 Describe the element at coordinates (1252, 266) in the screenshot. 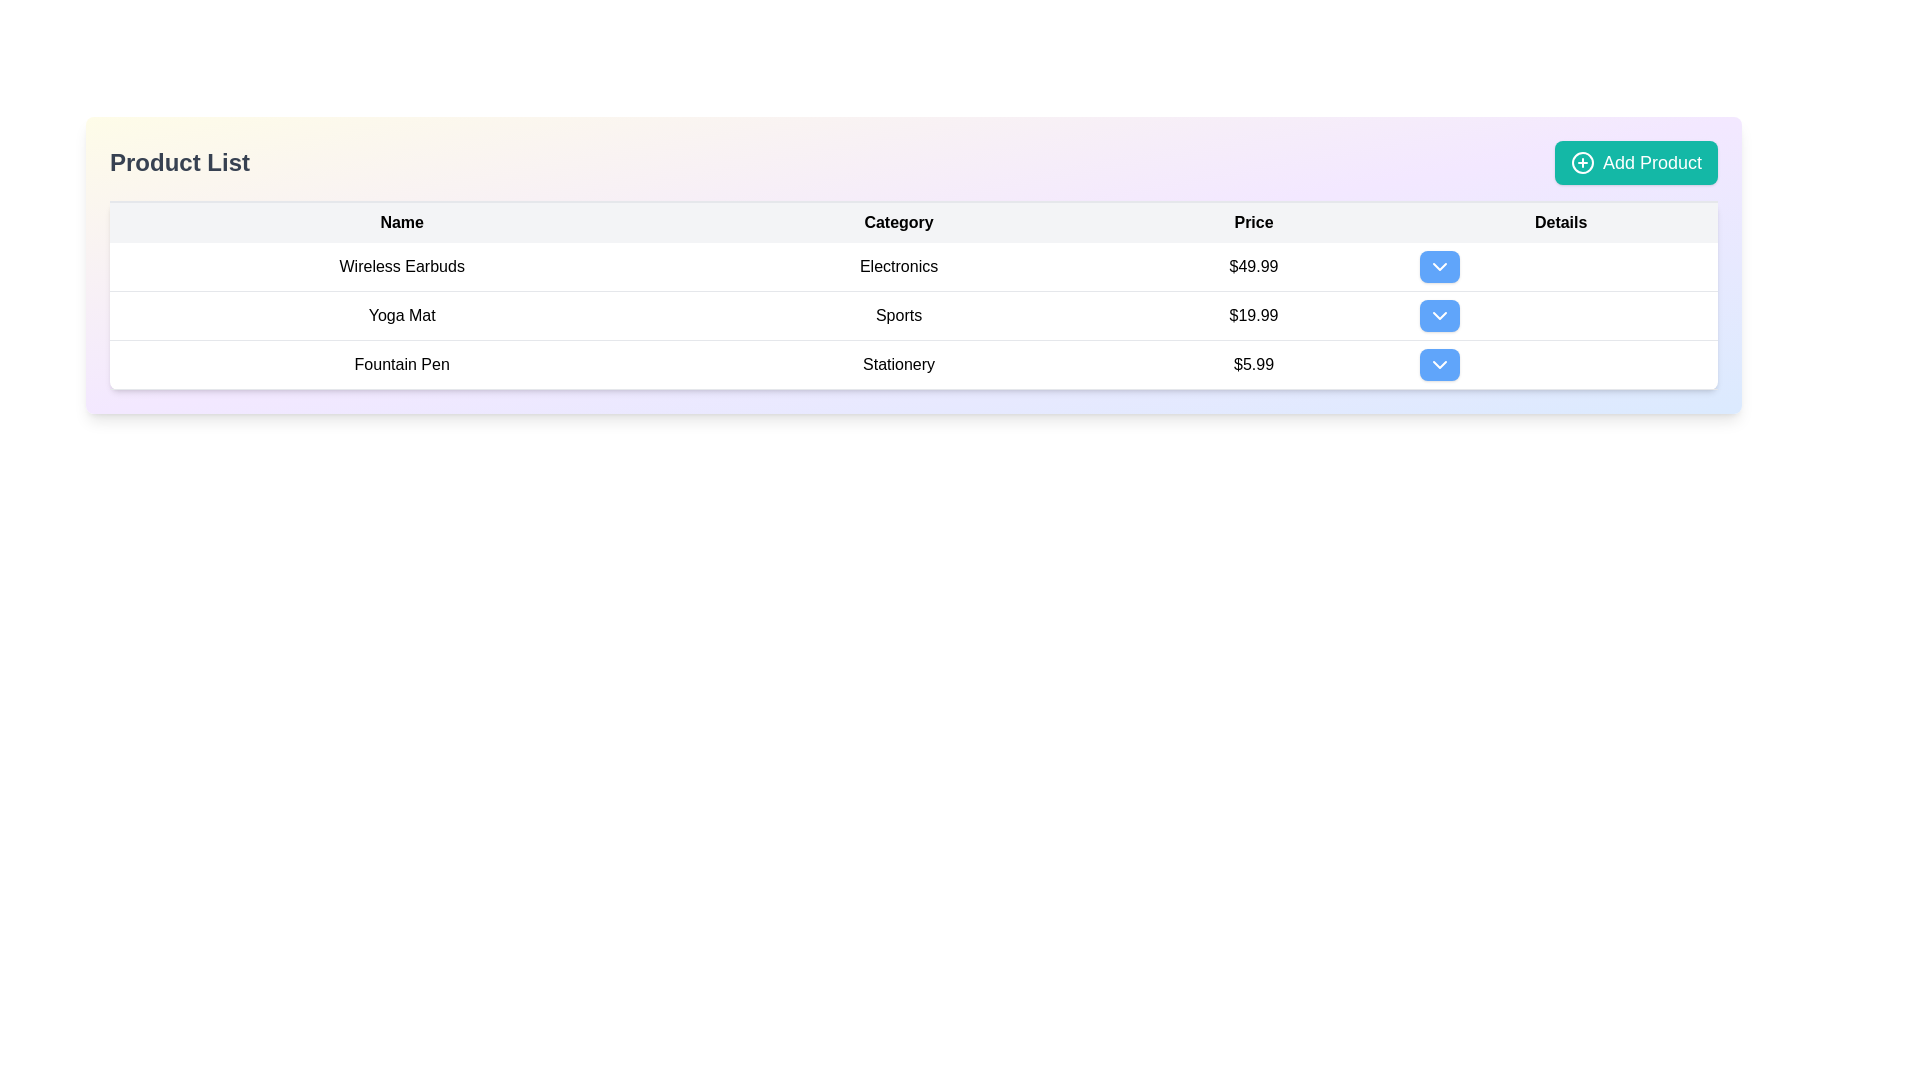

I see `the static text element displaying the price of the product in the first row of the 'Price' column, which is aligned with 'Wireless Earbuds' in the 'Name' column and 'Electronics' in the 'Category' column` at that location.